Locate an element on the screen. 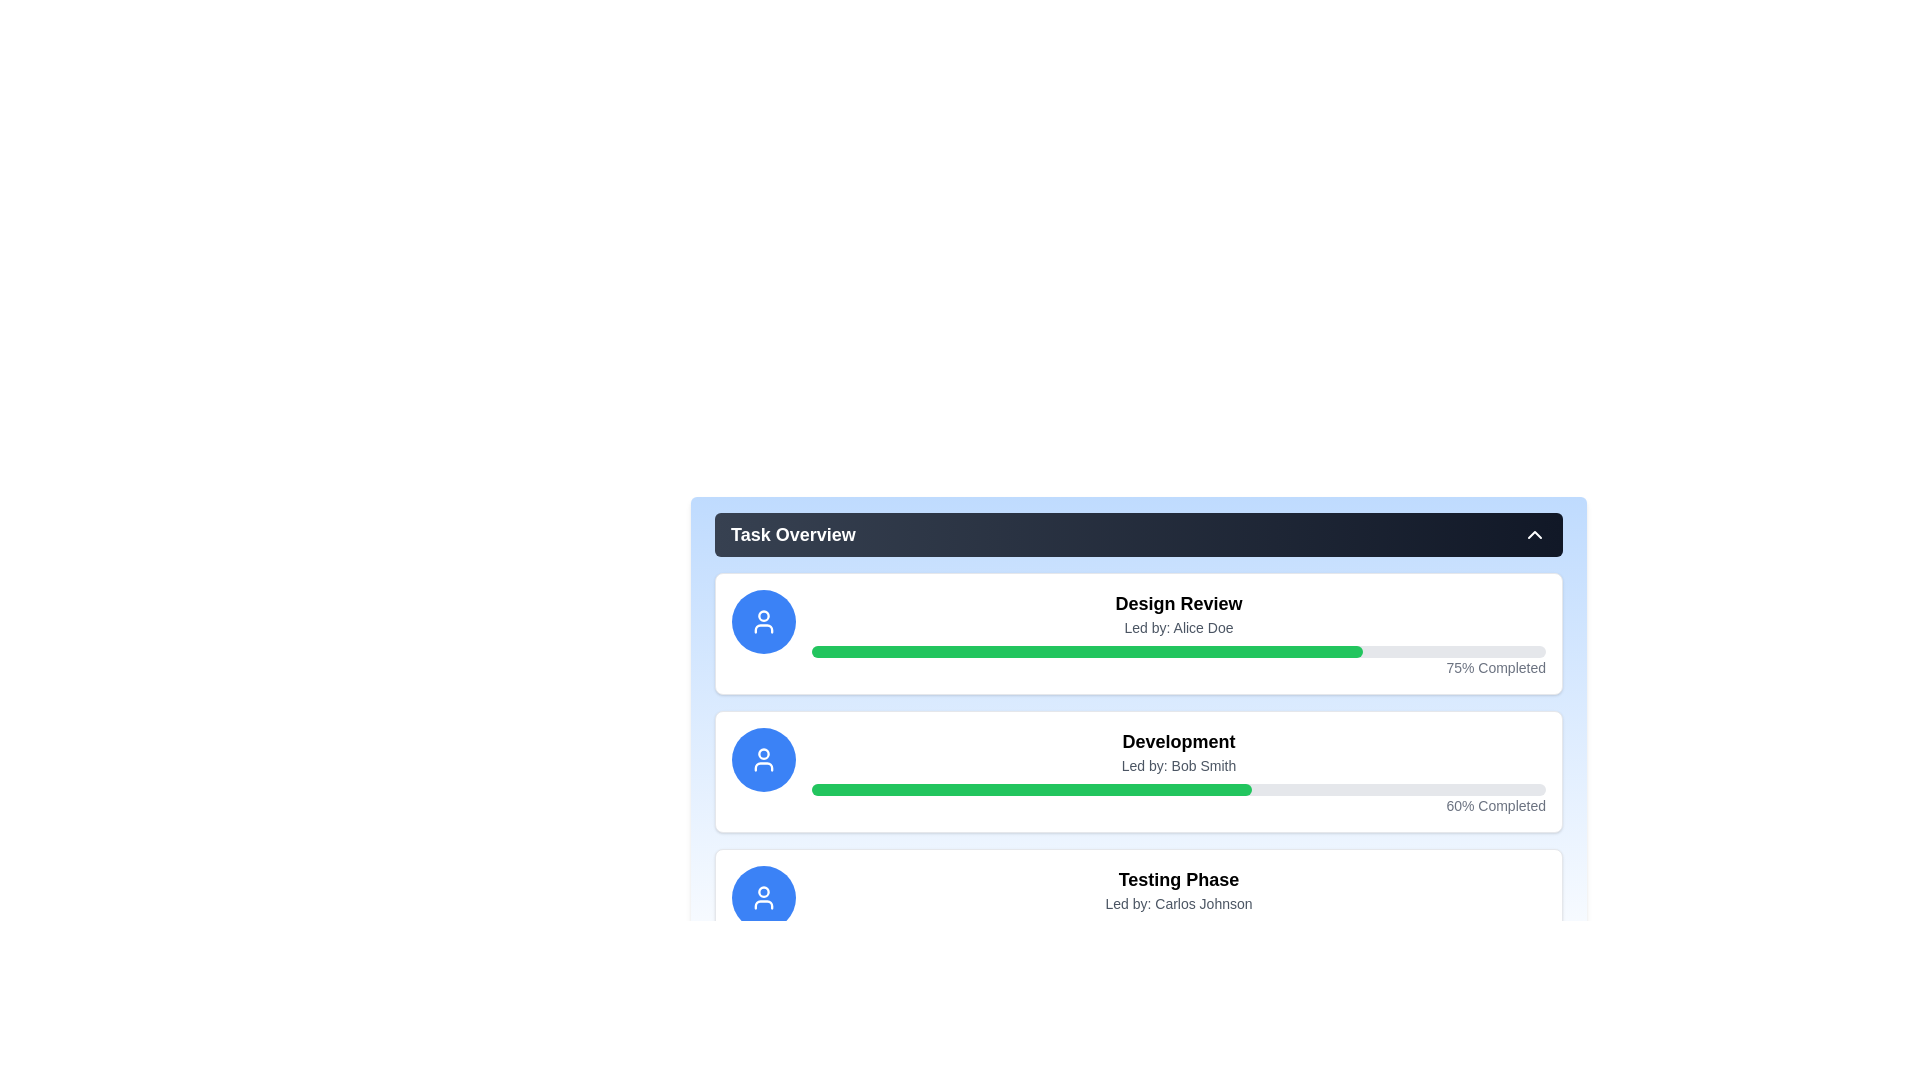 The width and height of the screenshot is (1920, 1080). the user icon SVG within the circular button located to the left of the 'Design Review' list item in the 'Task Overview' section is located at coordinates (762, 759).